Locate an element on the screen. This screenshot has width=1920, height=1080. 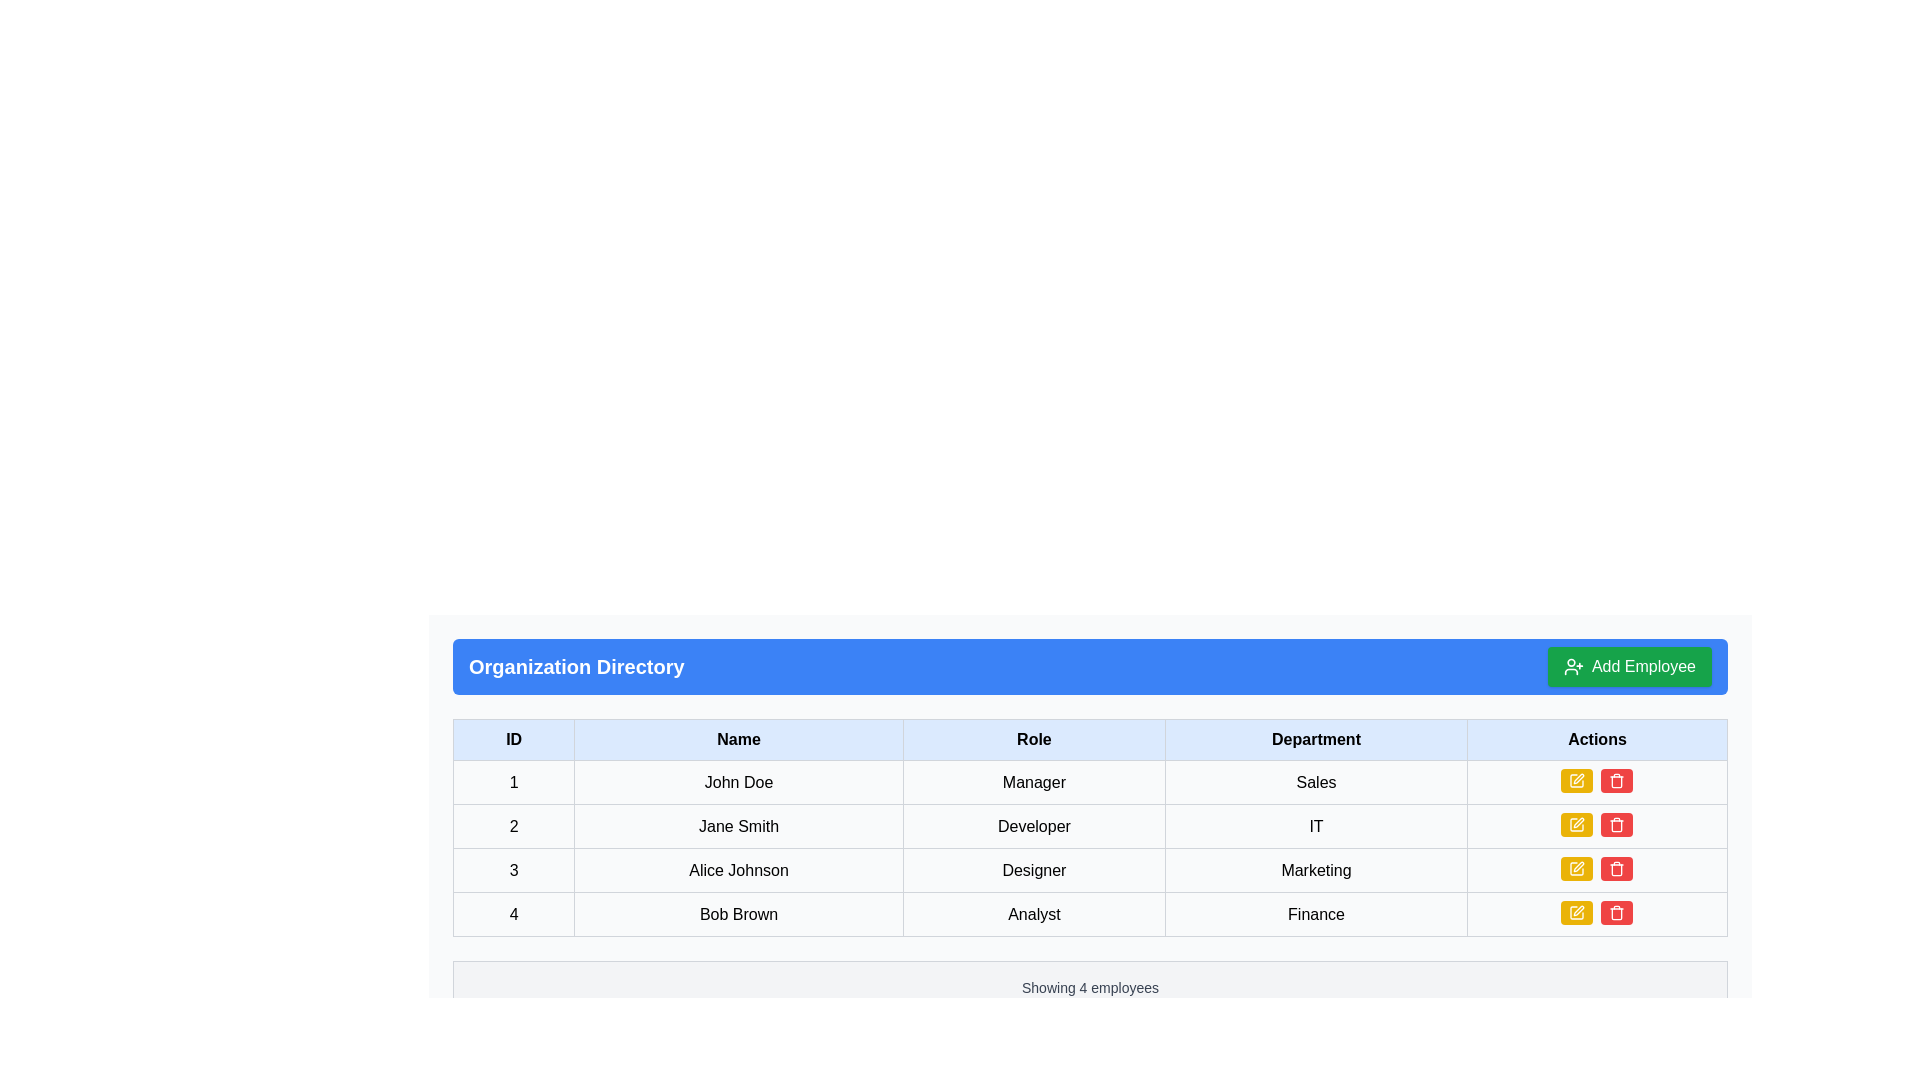
the delete icon within the red button in the 'Actions' column of the table row for 'Alice Johnson' in the 'Organization Directory' section is located at coordinates (1617, 867).